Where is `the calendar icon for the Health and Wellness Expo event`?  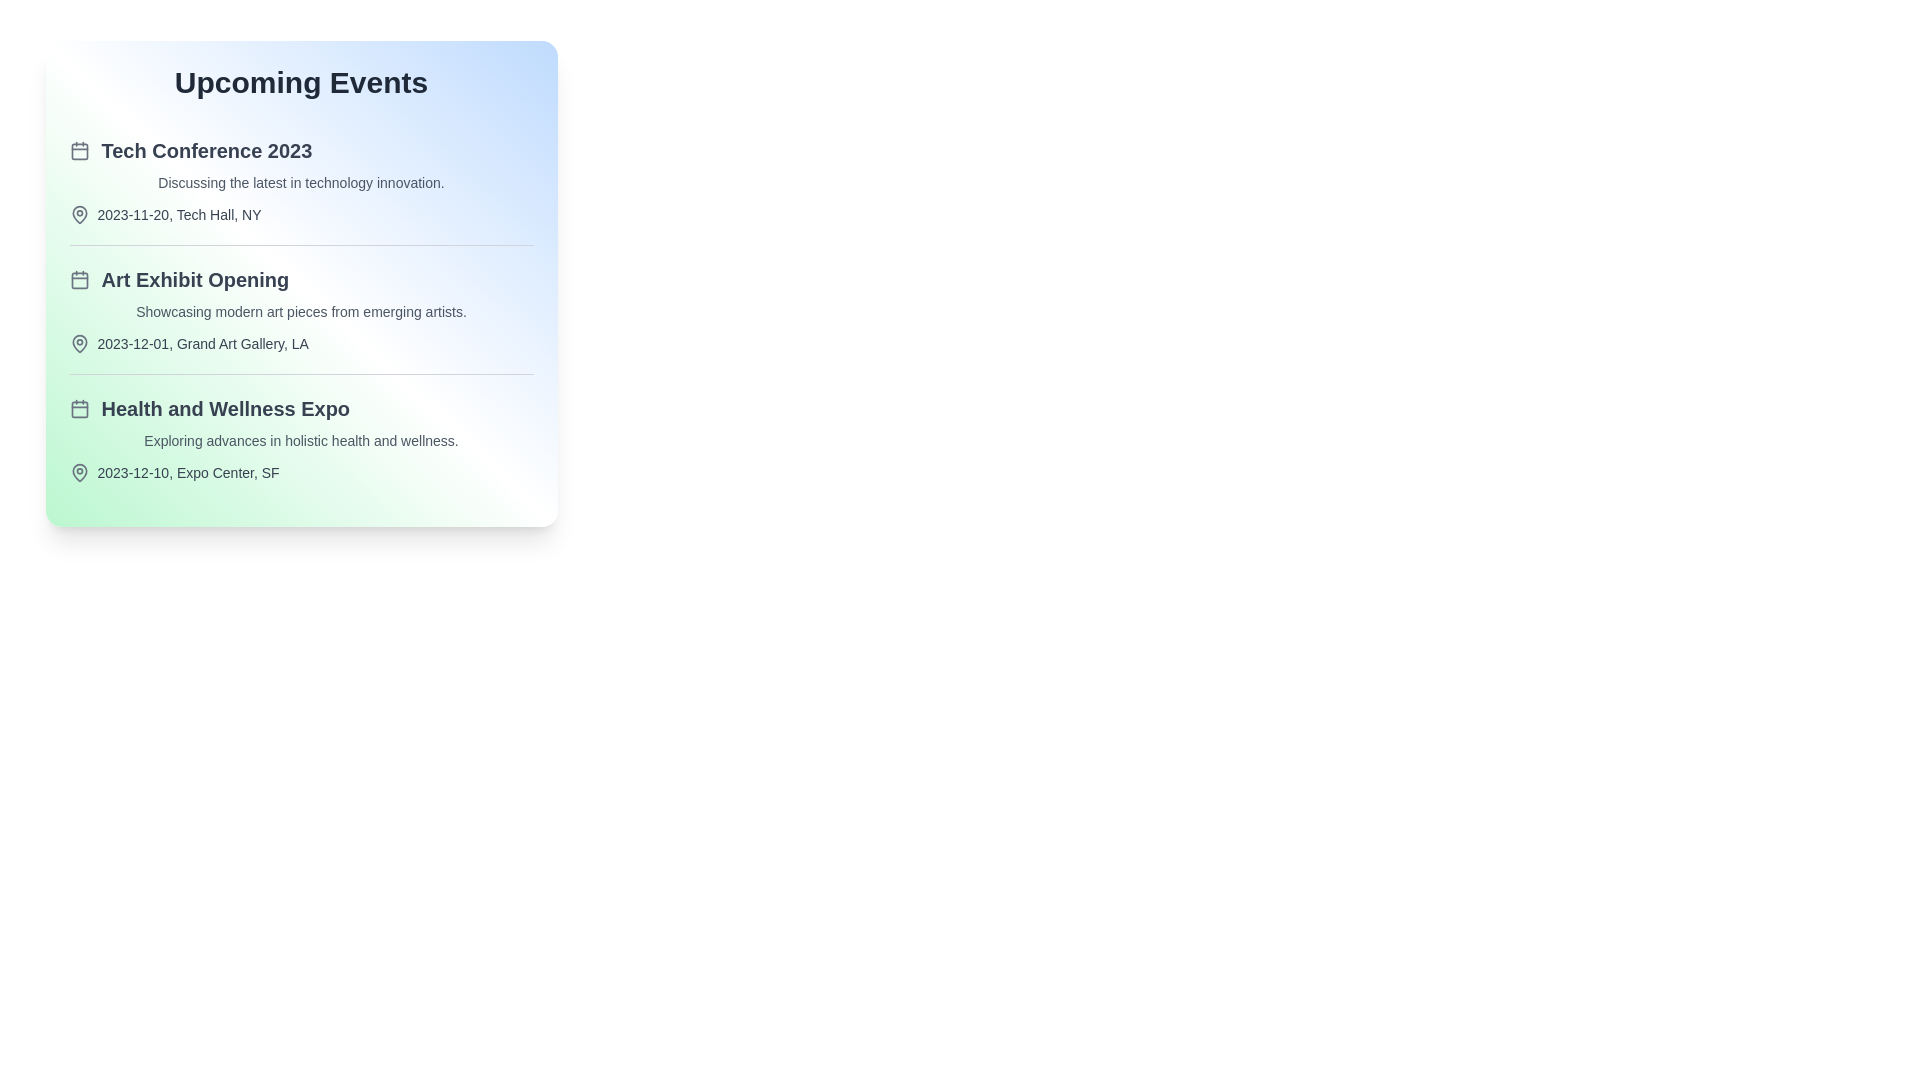 the calendar icon for the Health and Wellness Expo event is located at coordinates (79, 407).